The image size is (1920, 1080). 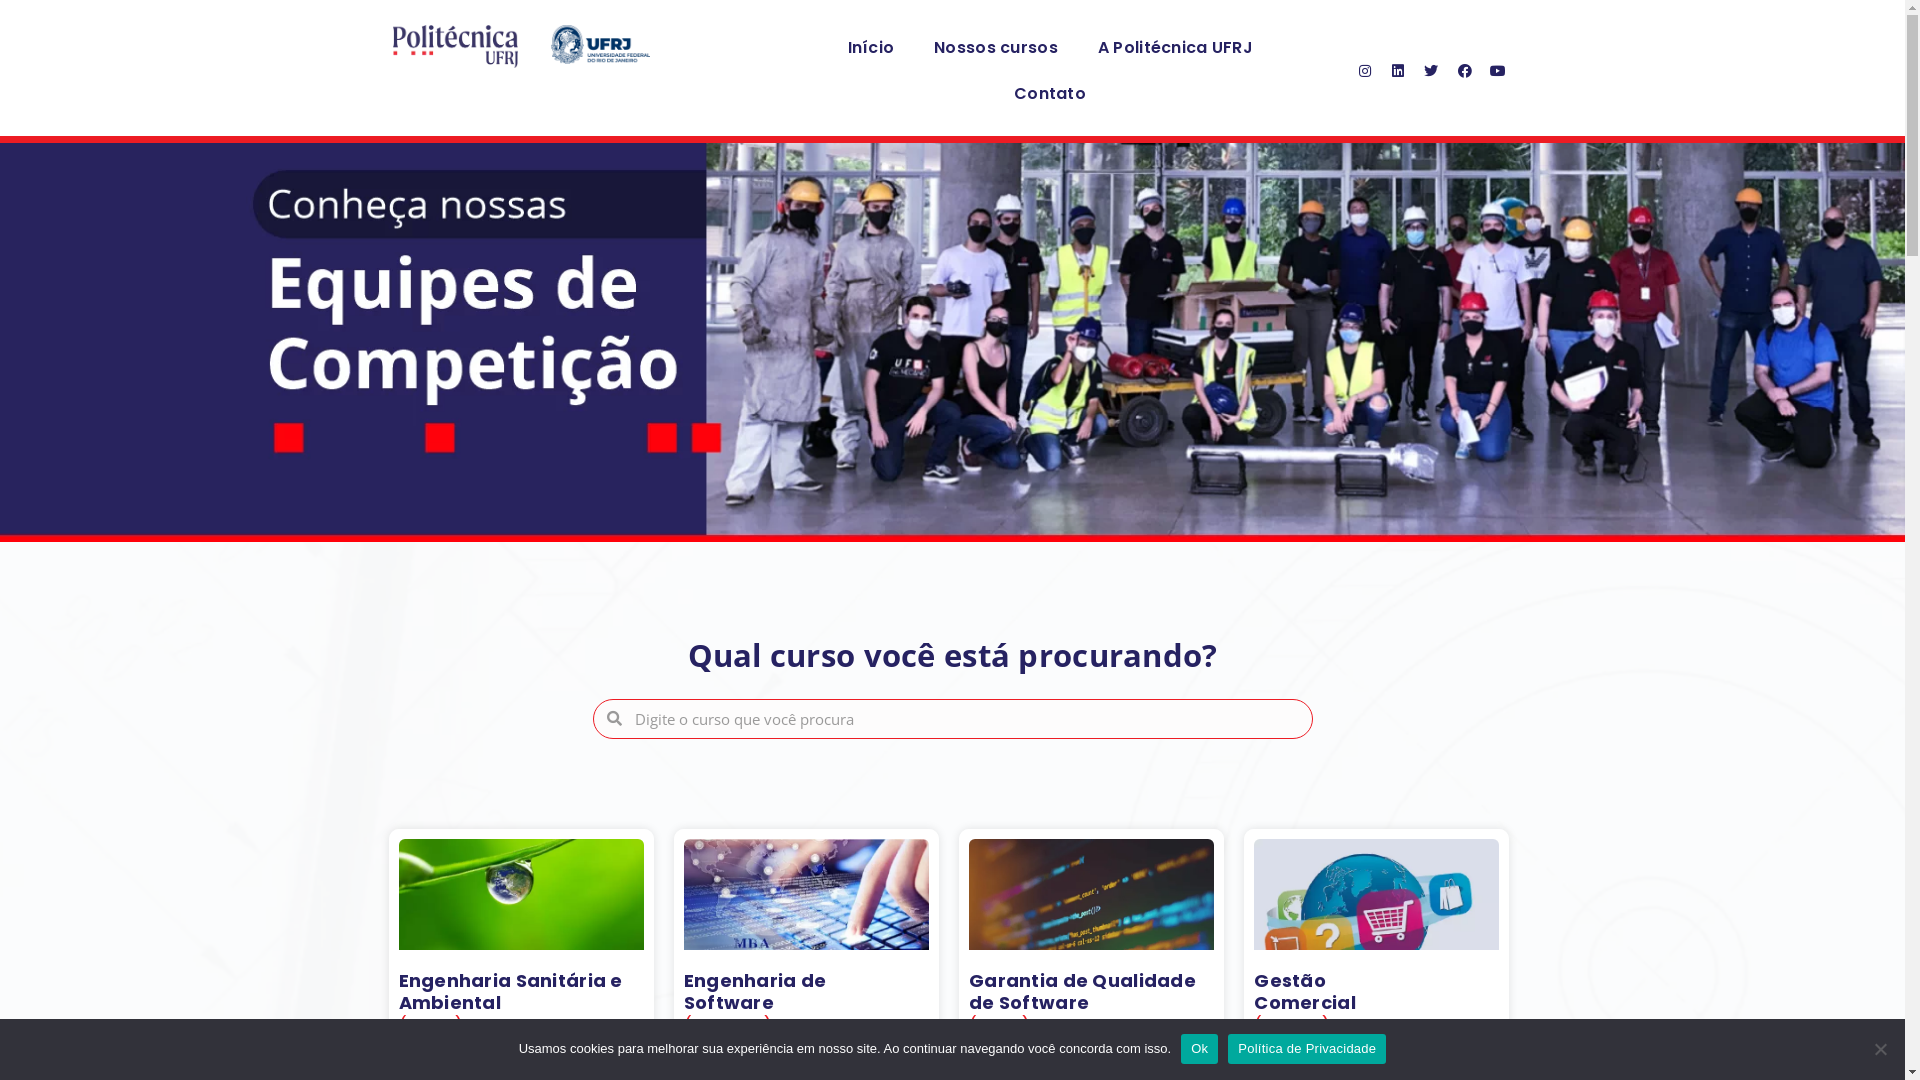 I want to click on 'Nossos cursos', so click(x=995, y=46).